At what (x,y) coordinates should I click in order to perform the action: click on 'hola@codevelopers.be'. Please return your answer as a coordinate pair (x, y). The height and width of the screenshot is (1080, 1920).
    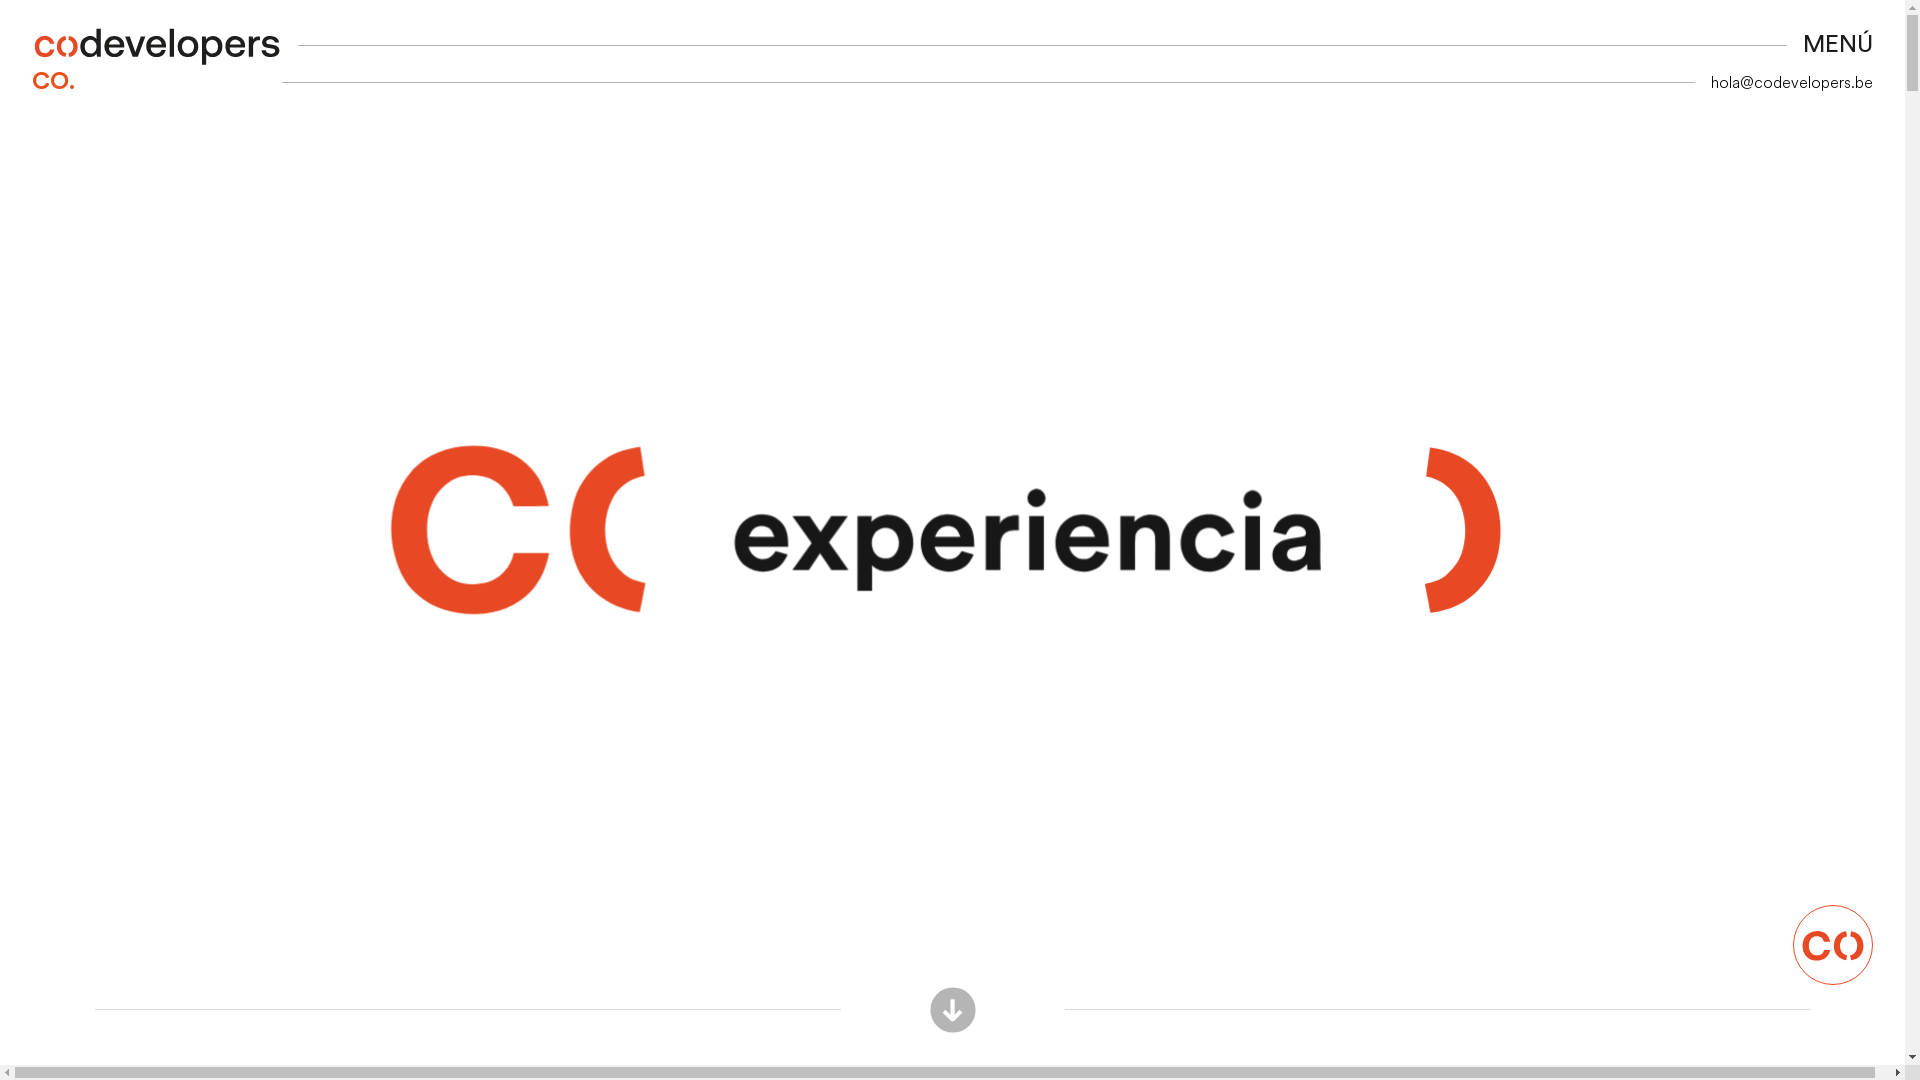
    Looking at the image, I should click on (1791, 80).